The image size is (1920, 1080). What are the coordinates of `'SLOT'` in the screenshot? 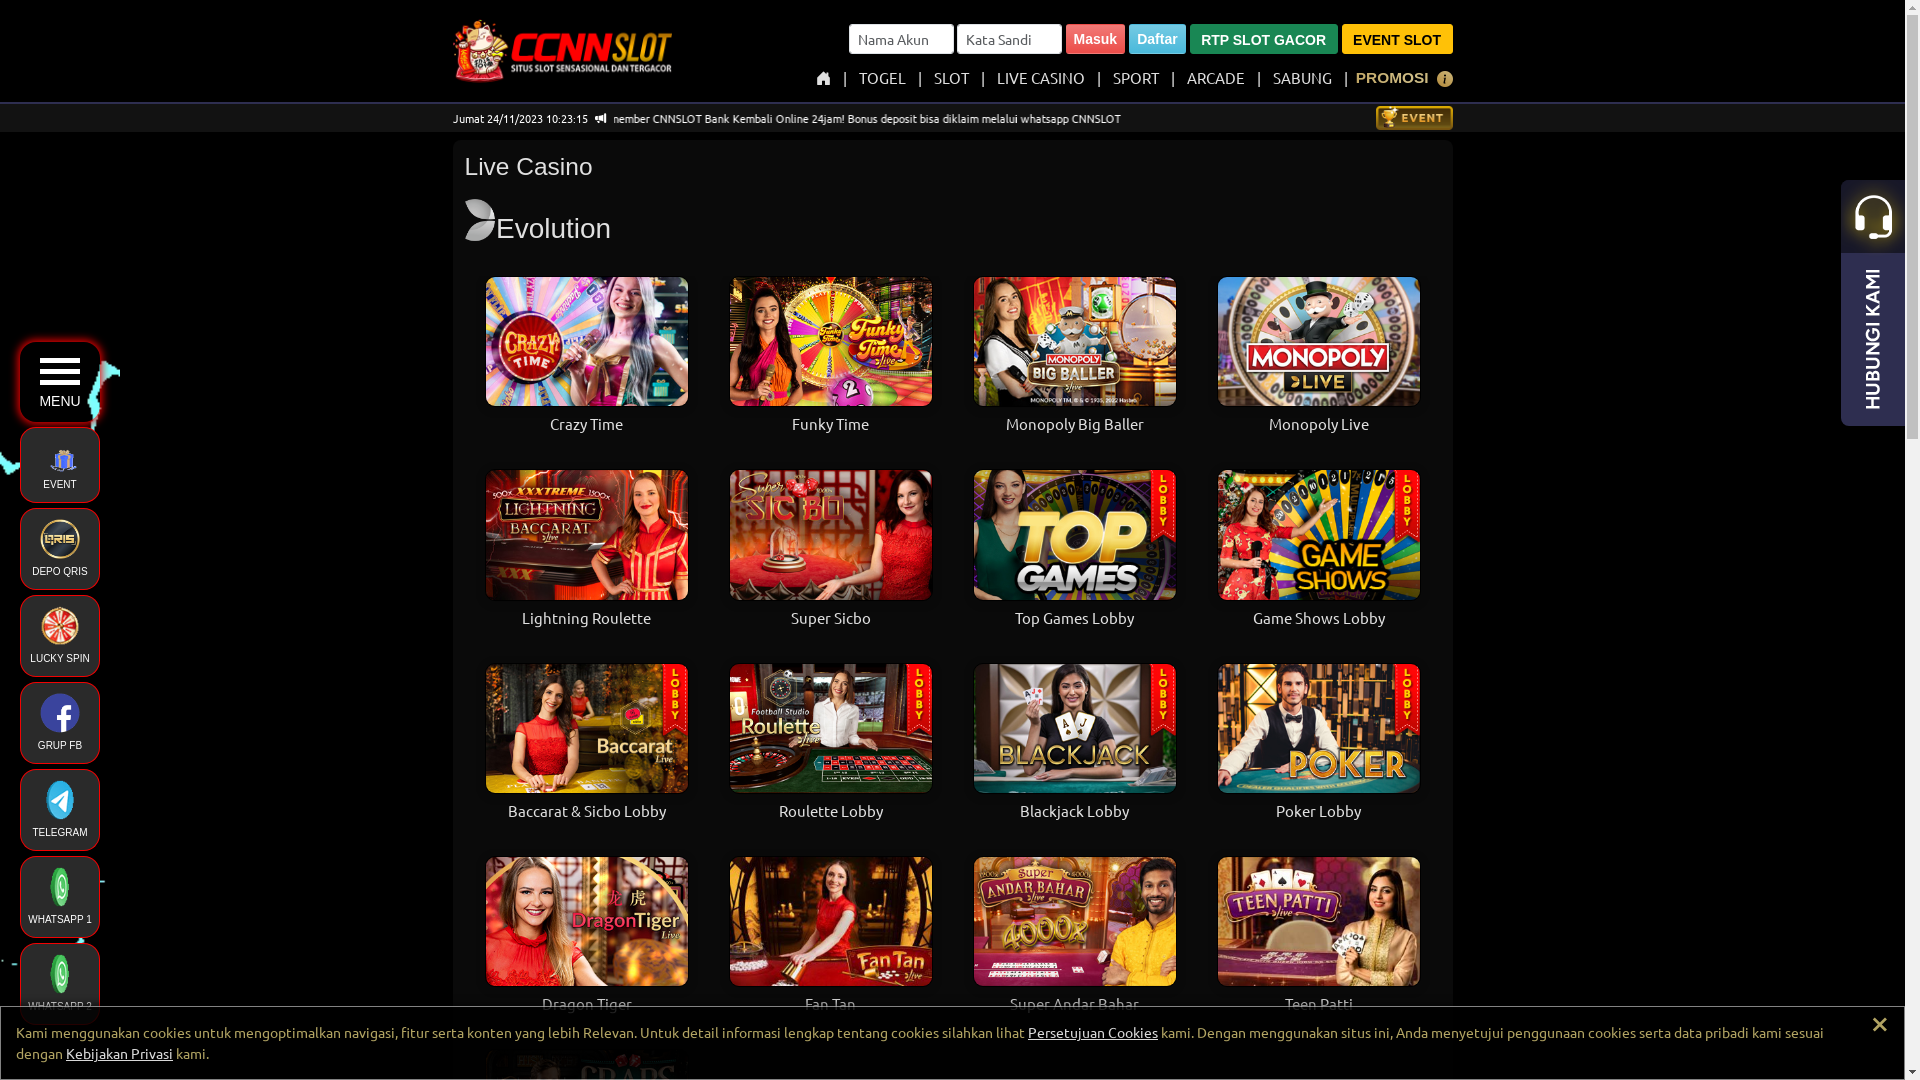 It's located at (950, 76).